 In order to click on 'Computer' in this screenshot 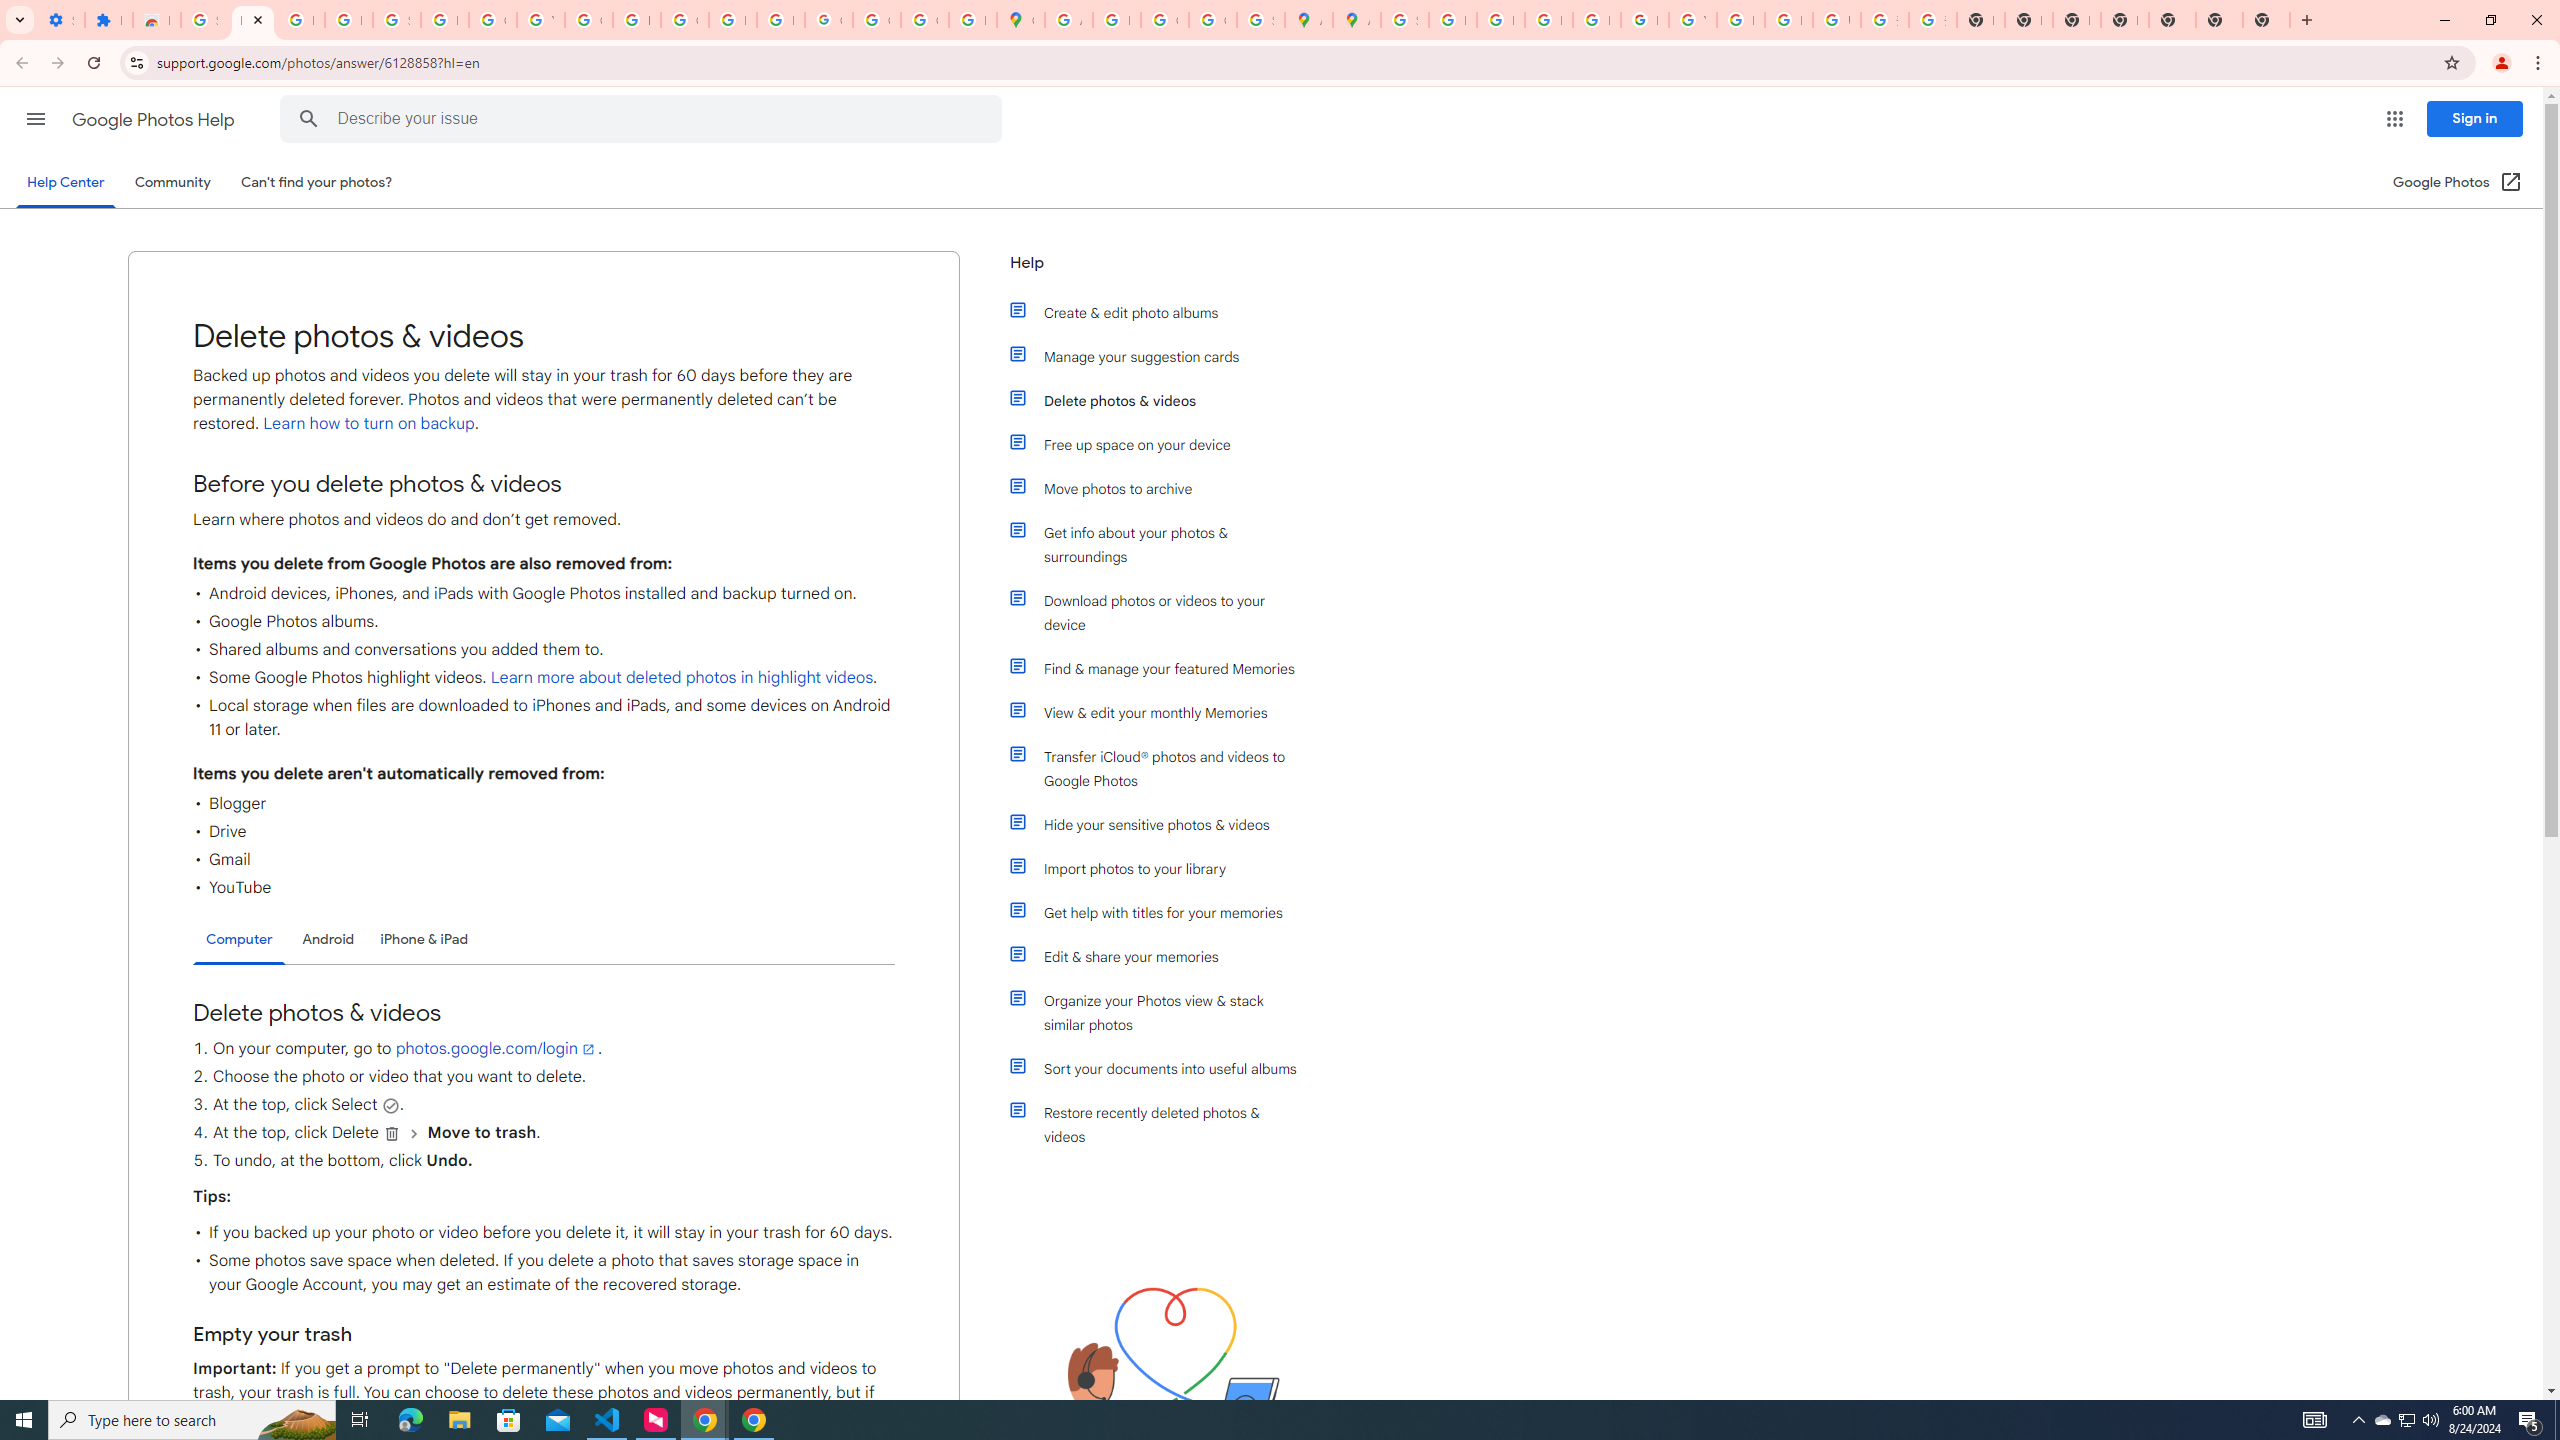, I will do `click(239, 939)`.